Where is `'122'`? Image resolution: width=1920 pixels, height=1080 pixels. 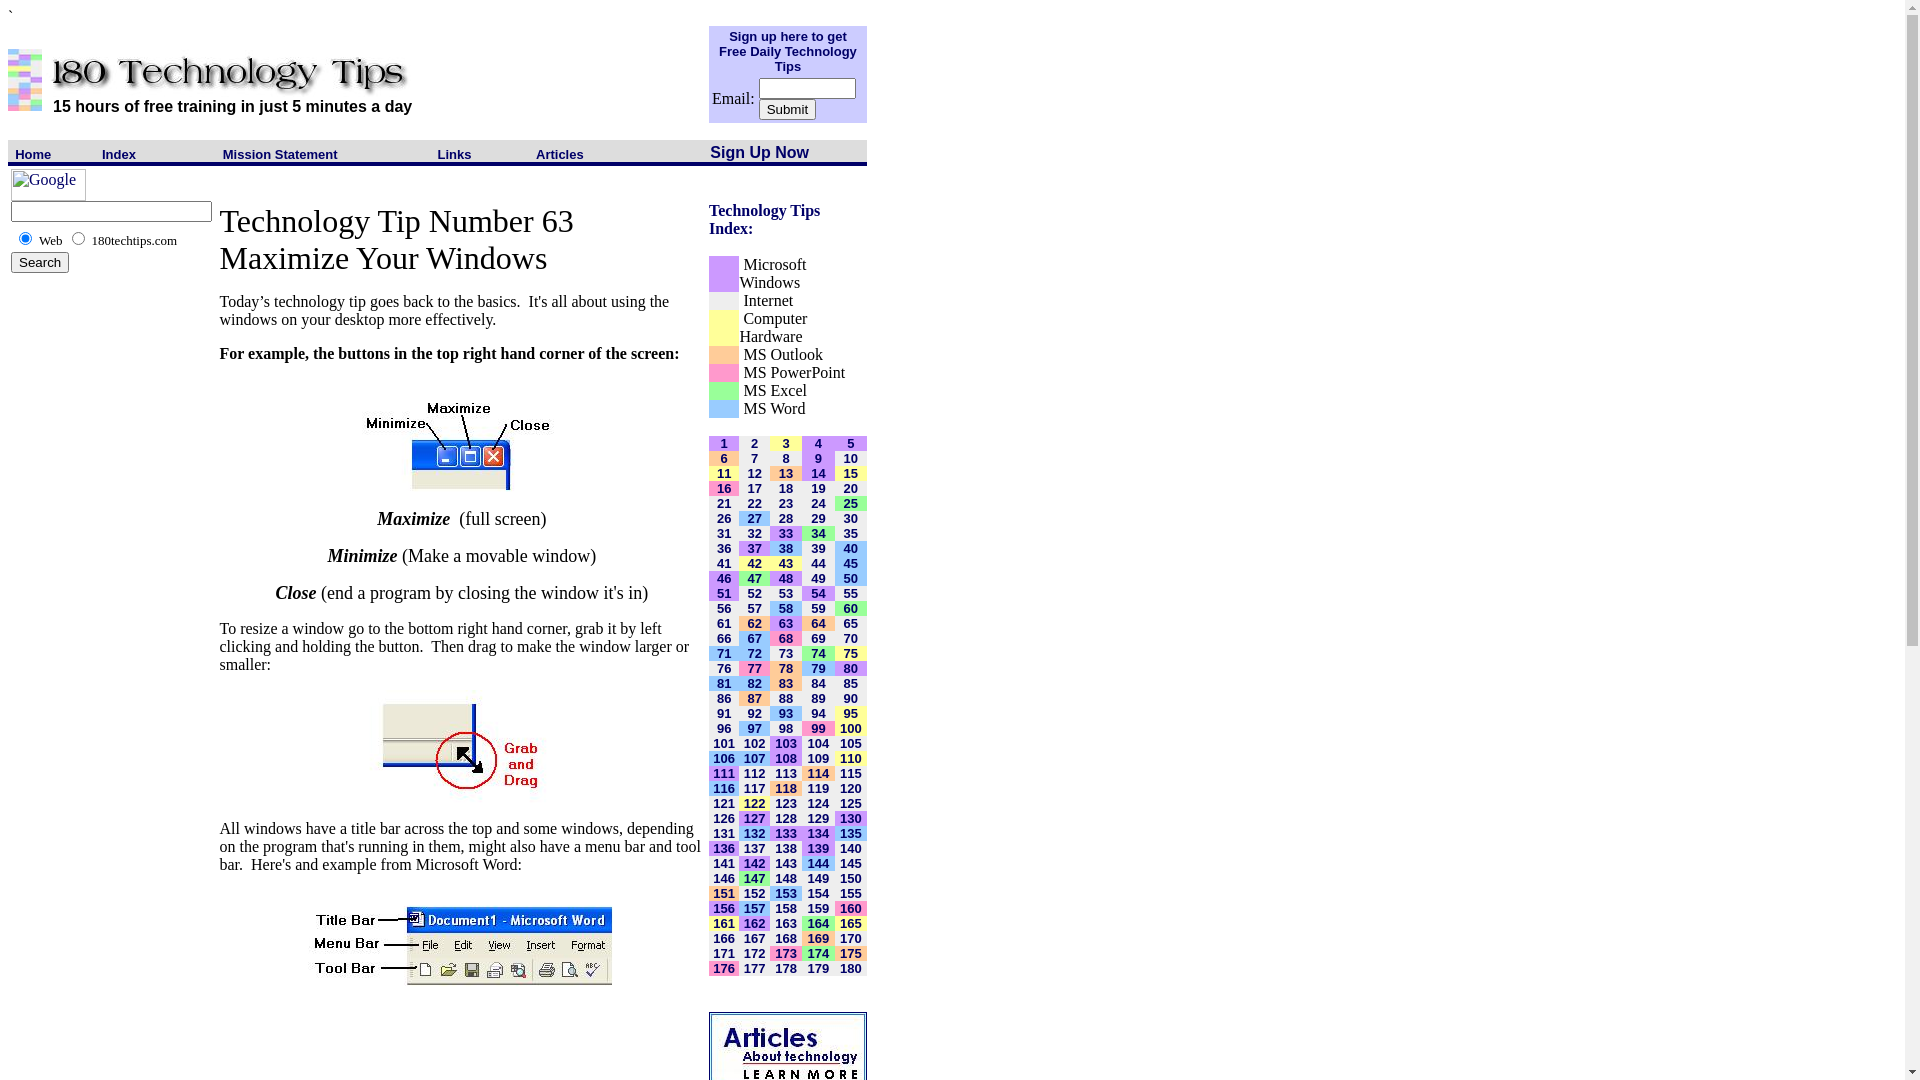 '122' is located at coordinates (753, 801).